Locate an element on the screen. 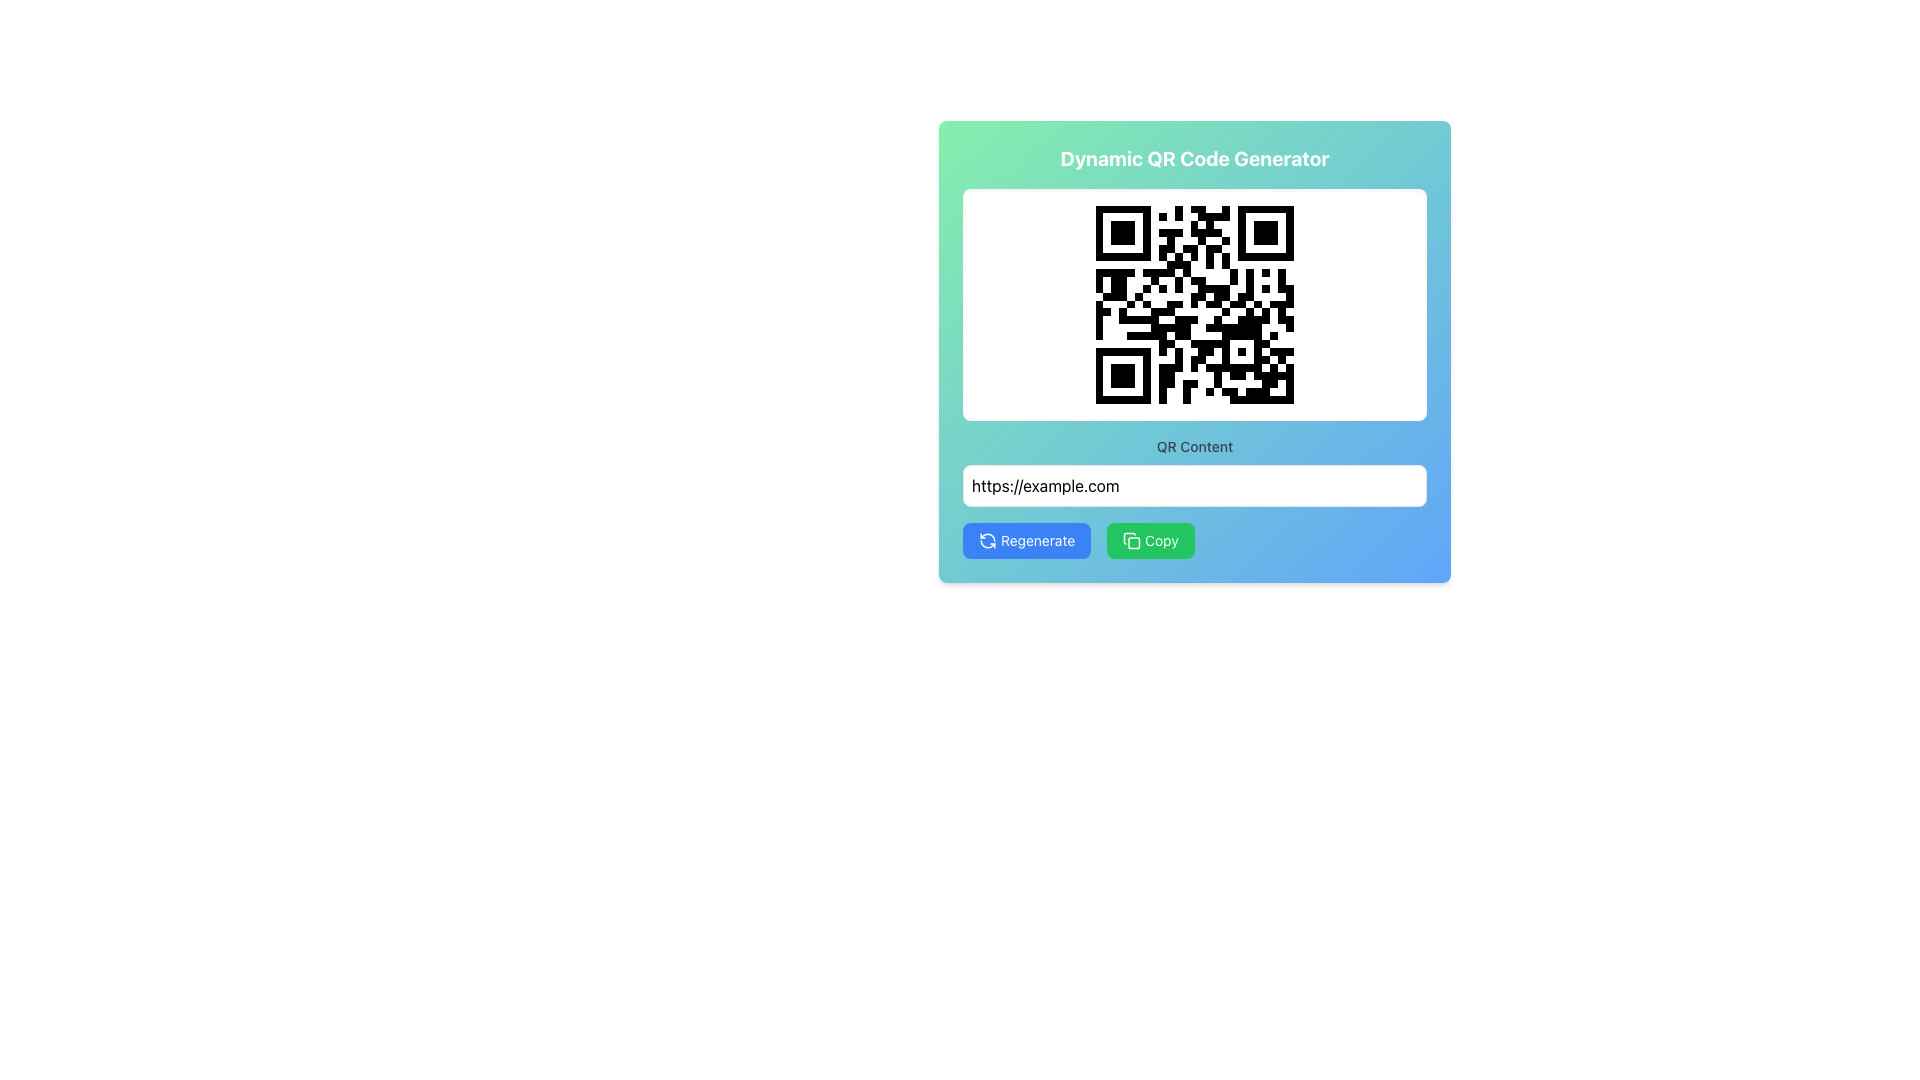 The height and width of the screenshot is (1080, 1920). the 'Copy' button, a green rectangular button with rounded corners located at the bottom-right section of the card interface for keyboard navigation is located at coordinates (1151, 540).